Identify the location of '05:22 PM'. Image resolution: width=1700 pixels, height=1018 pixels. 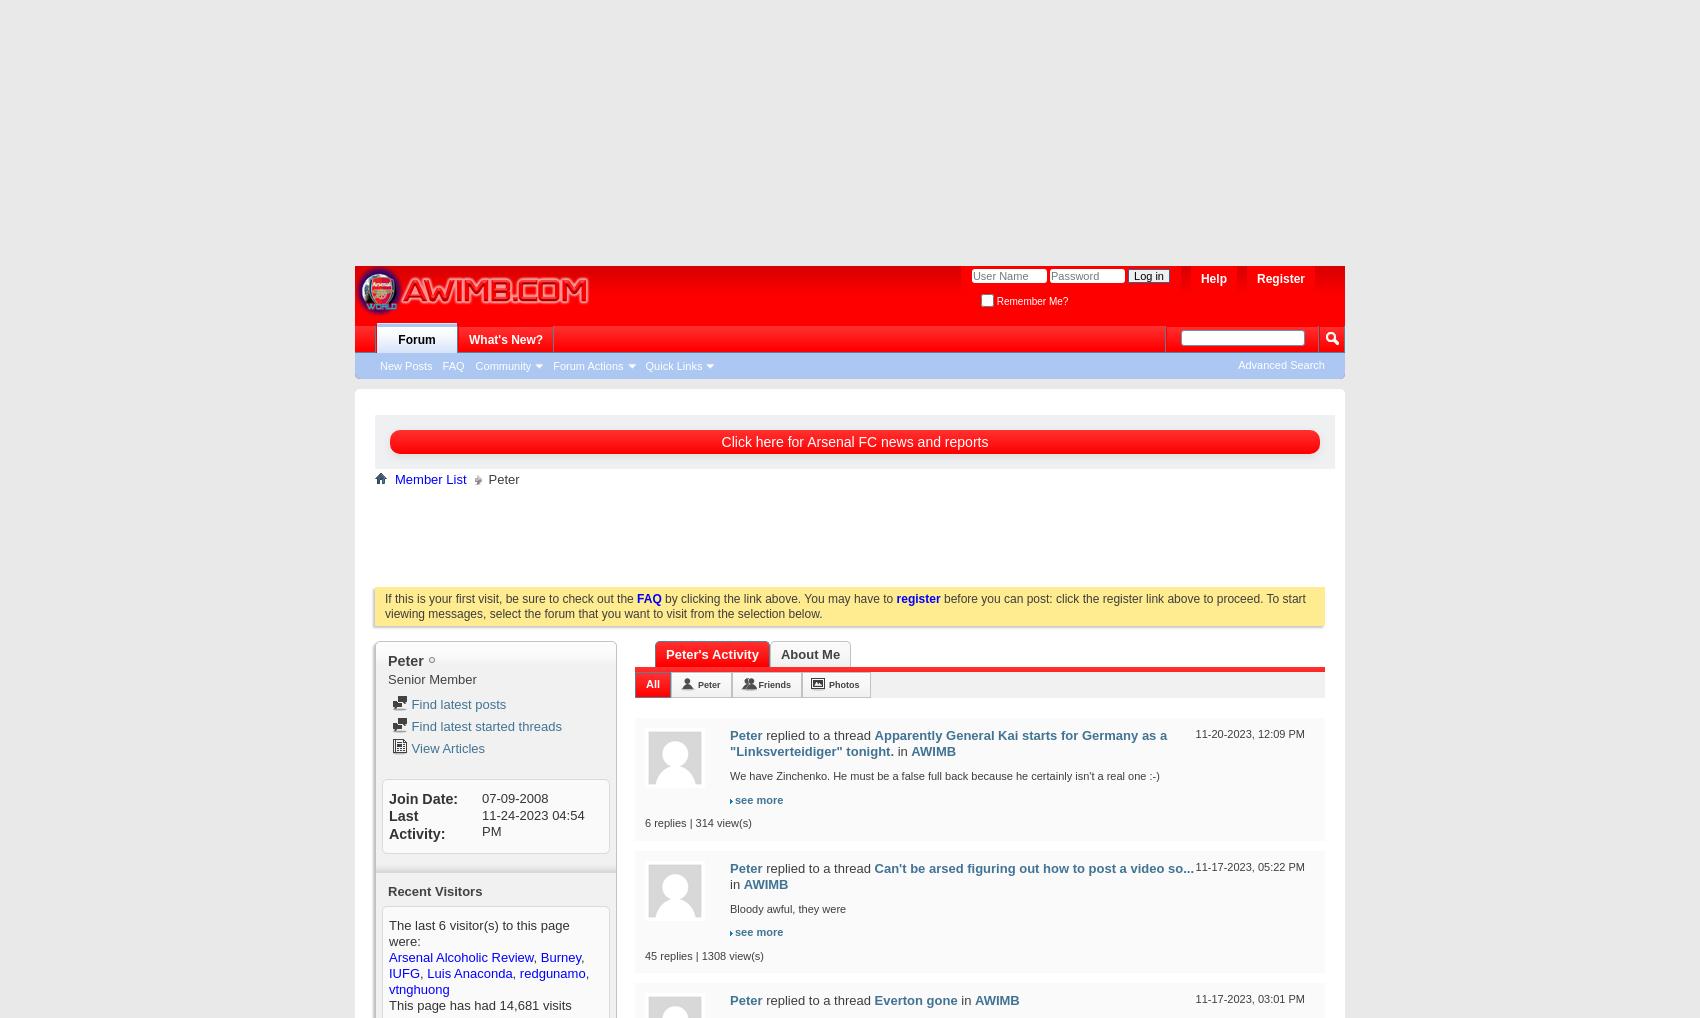
(1280, 866).